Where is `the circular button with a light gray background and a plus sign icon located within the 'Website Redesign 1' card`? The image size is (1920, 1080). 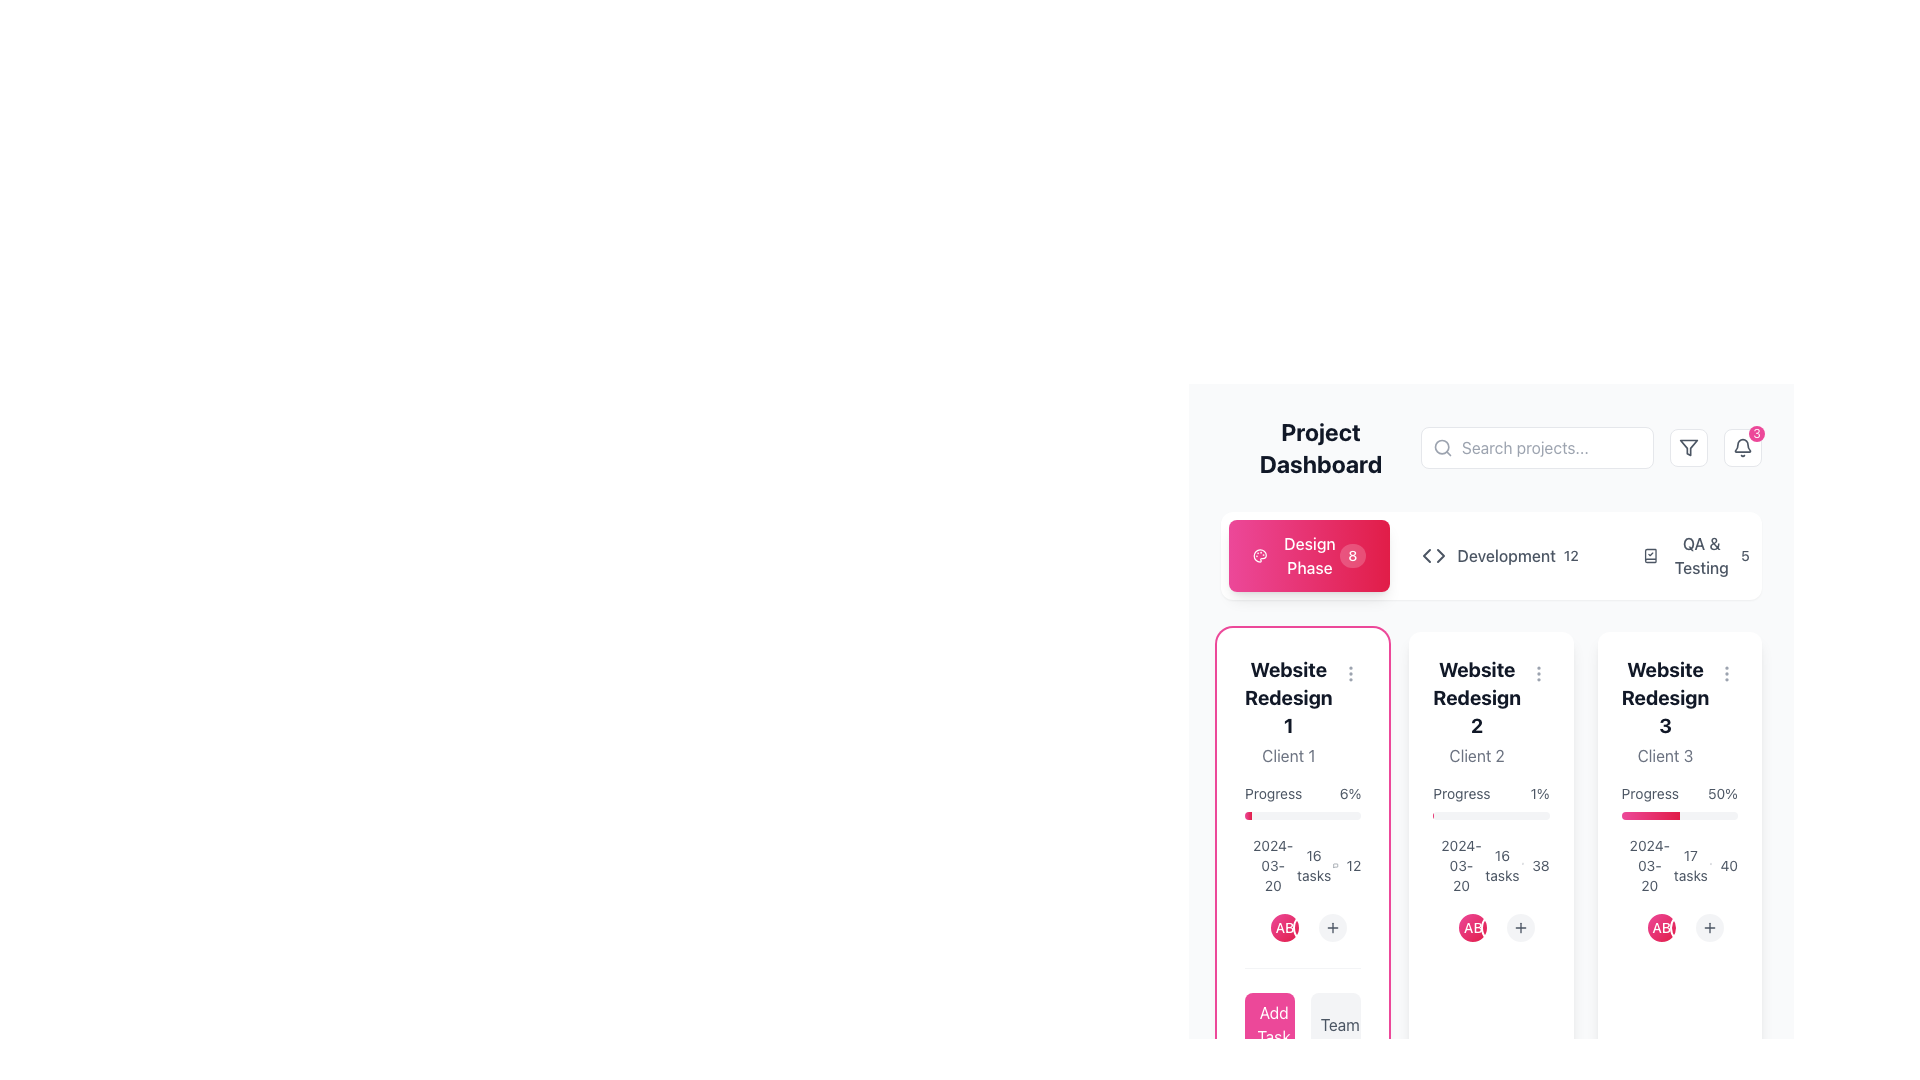
the circular button with a light gray background and a plus sign icon located within the 'Website Redesign 1' card is located at coordinates (1333, 928).